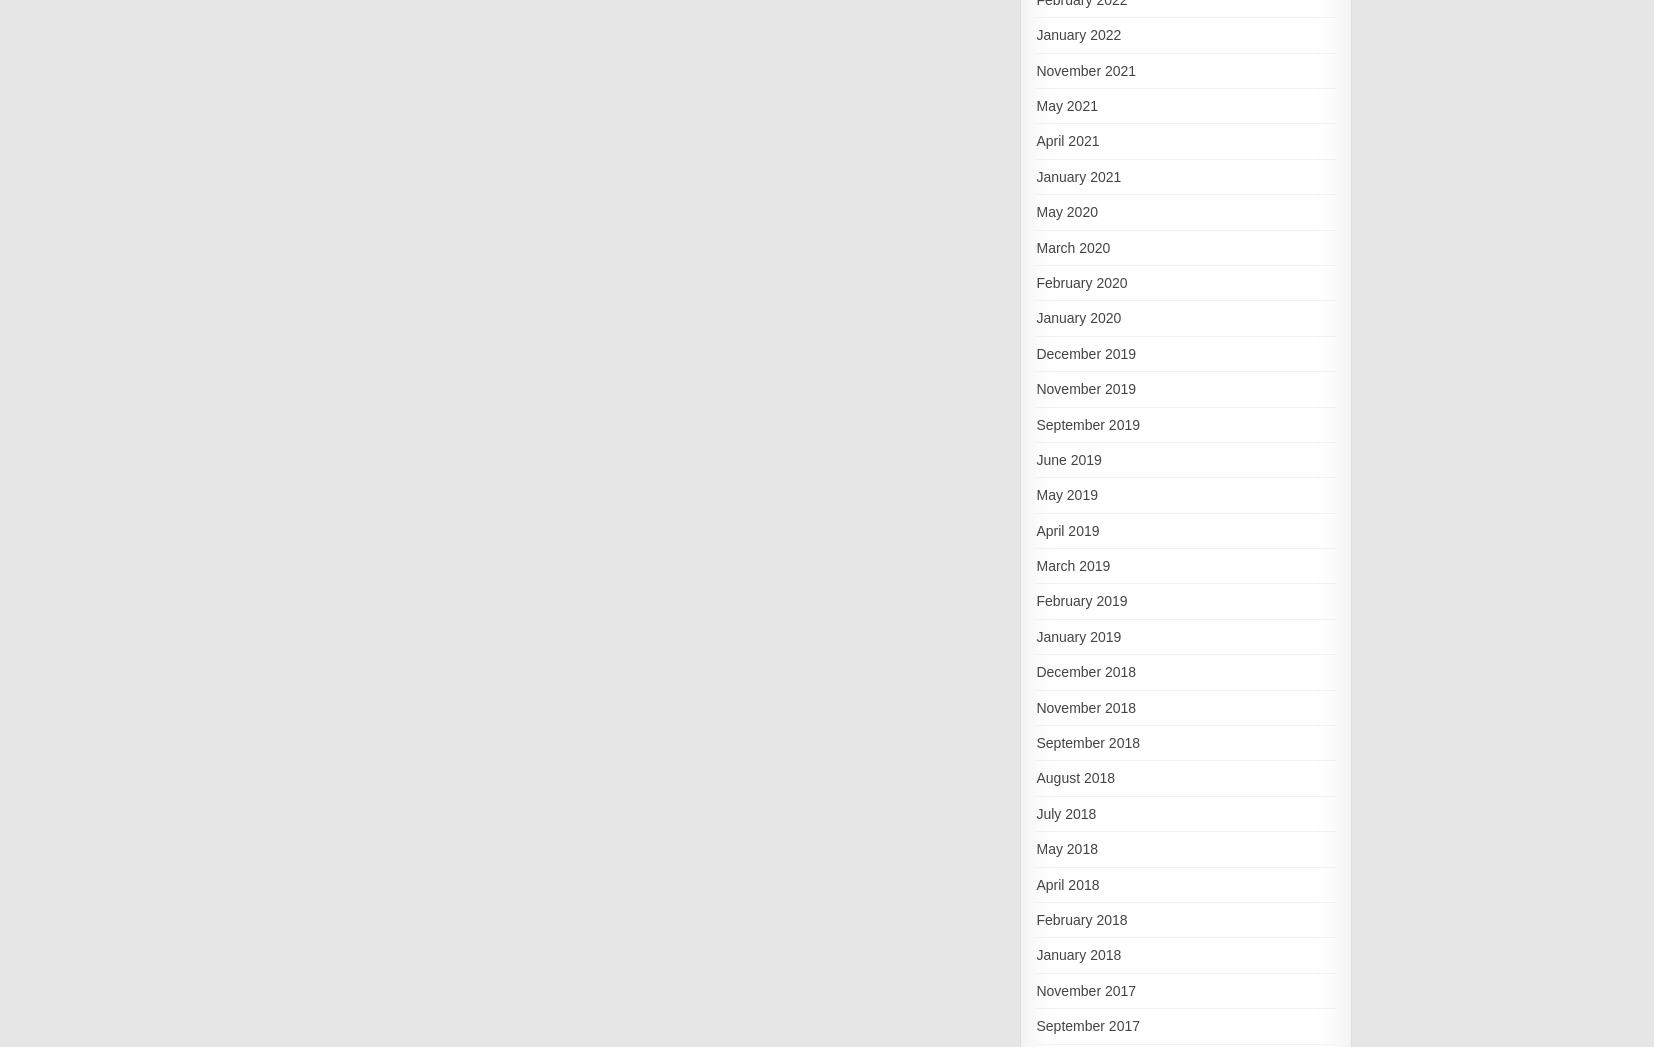 Image resolution: width=1654 pixels, height=1047 pixels. Describe the element at coordinates (1065, 211) in the screenshot. I see `'May 2020'` at that location.